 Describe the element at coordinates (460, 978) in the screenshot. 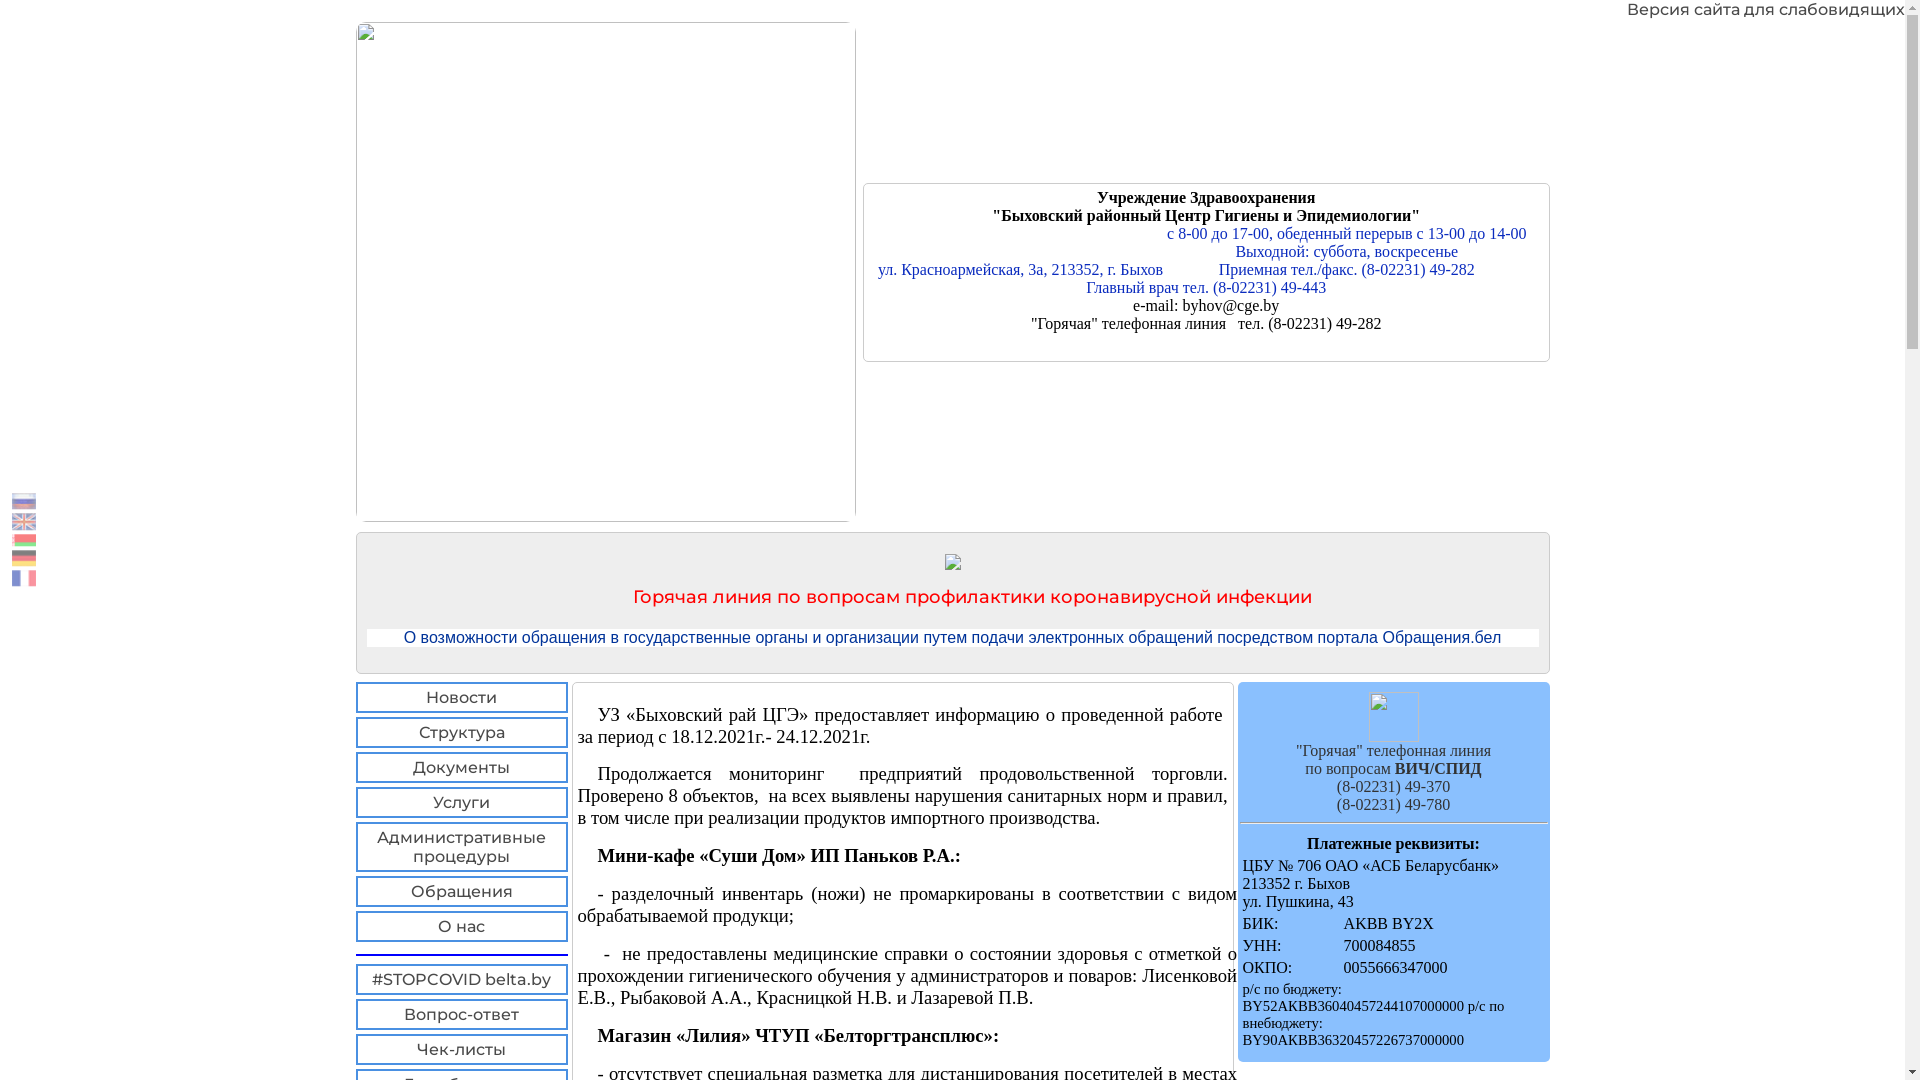

I see `'#STOPCOVID belta.by'` at that location.